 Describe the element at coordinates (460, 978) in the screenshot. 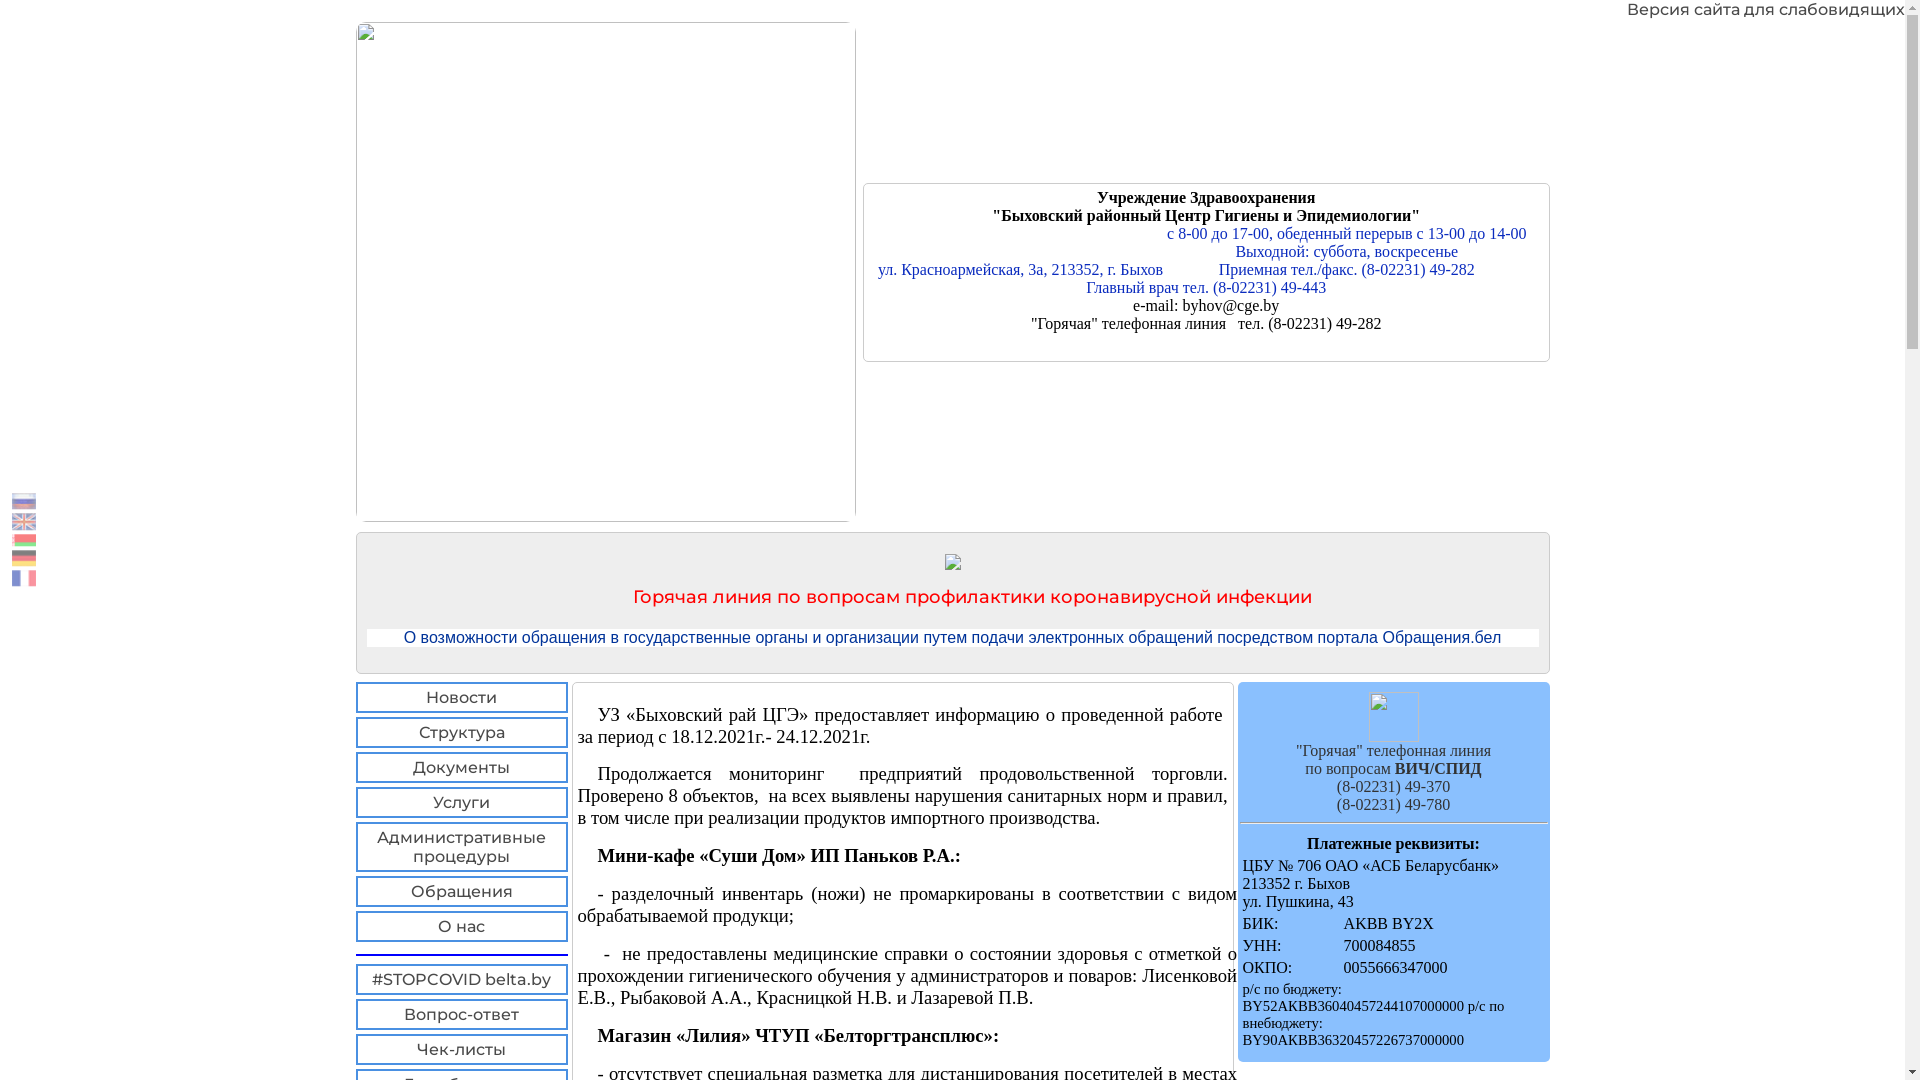

I see `'#STOPCOVID belta.by'` at that location.